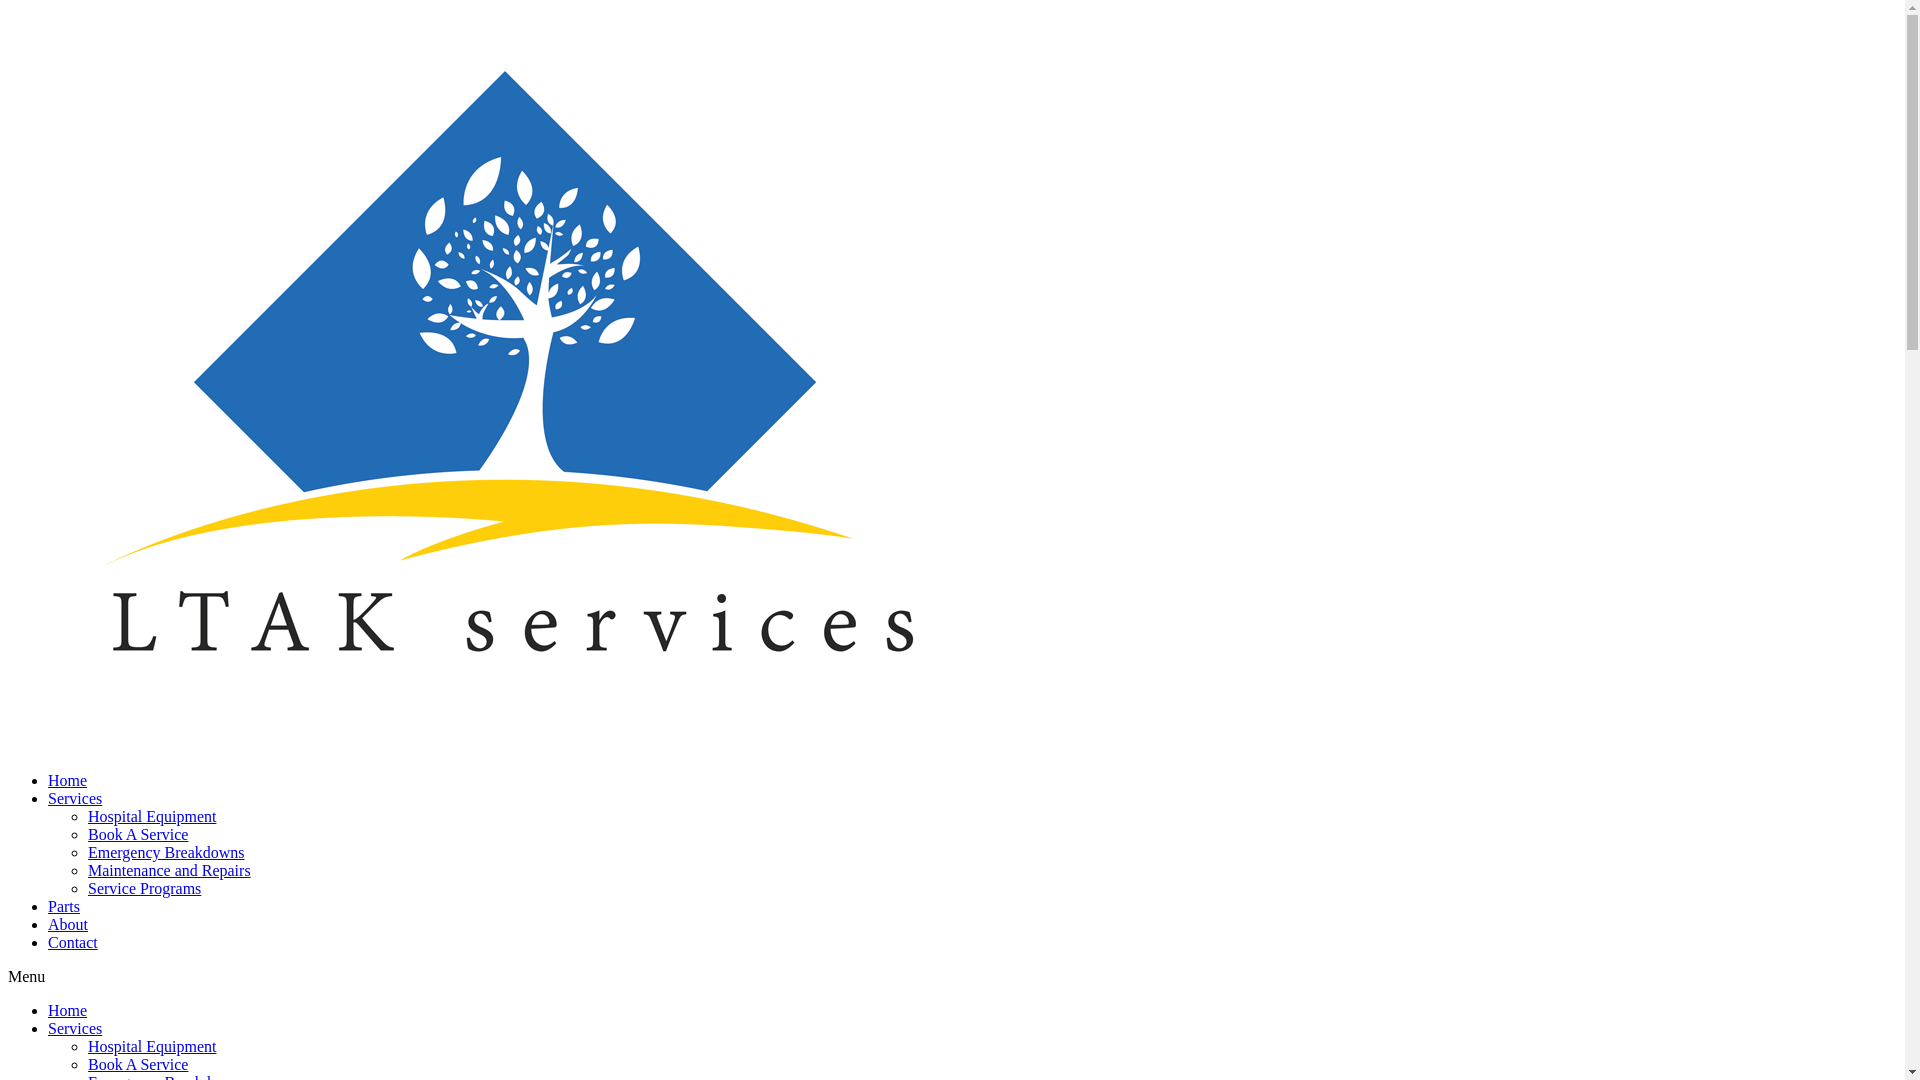  What do you see at coordinates (48, 924) in the screenshot?
I see `'About'` at bounding box center [48, 924].